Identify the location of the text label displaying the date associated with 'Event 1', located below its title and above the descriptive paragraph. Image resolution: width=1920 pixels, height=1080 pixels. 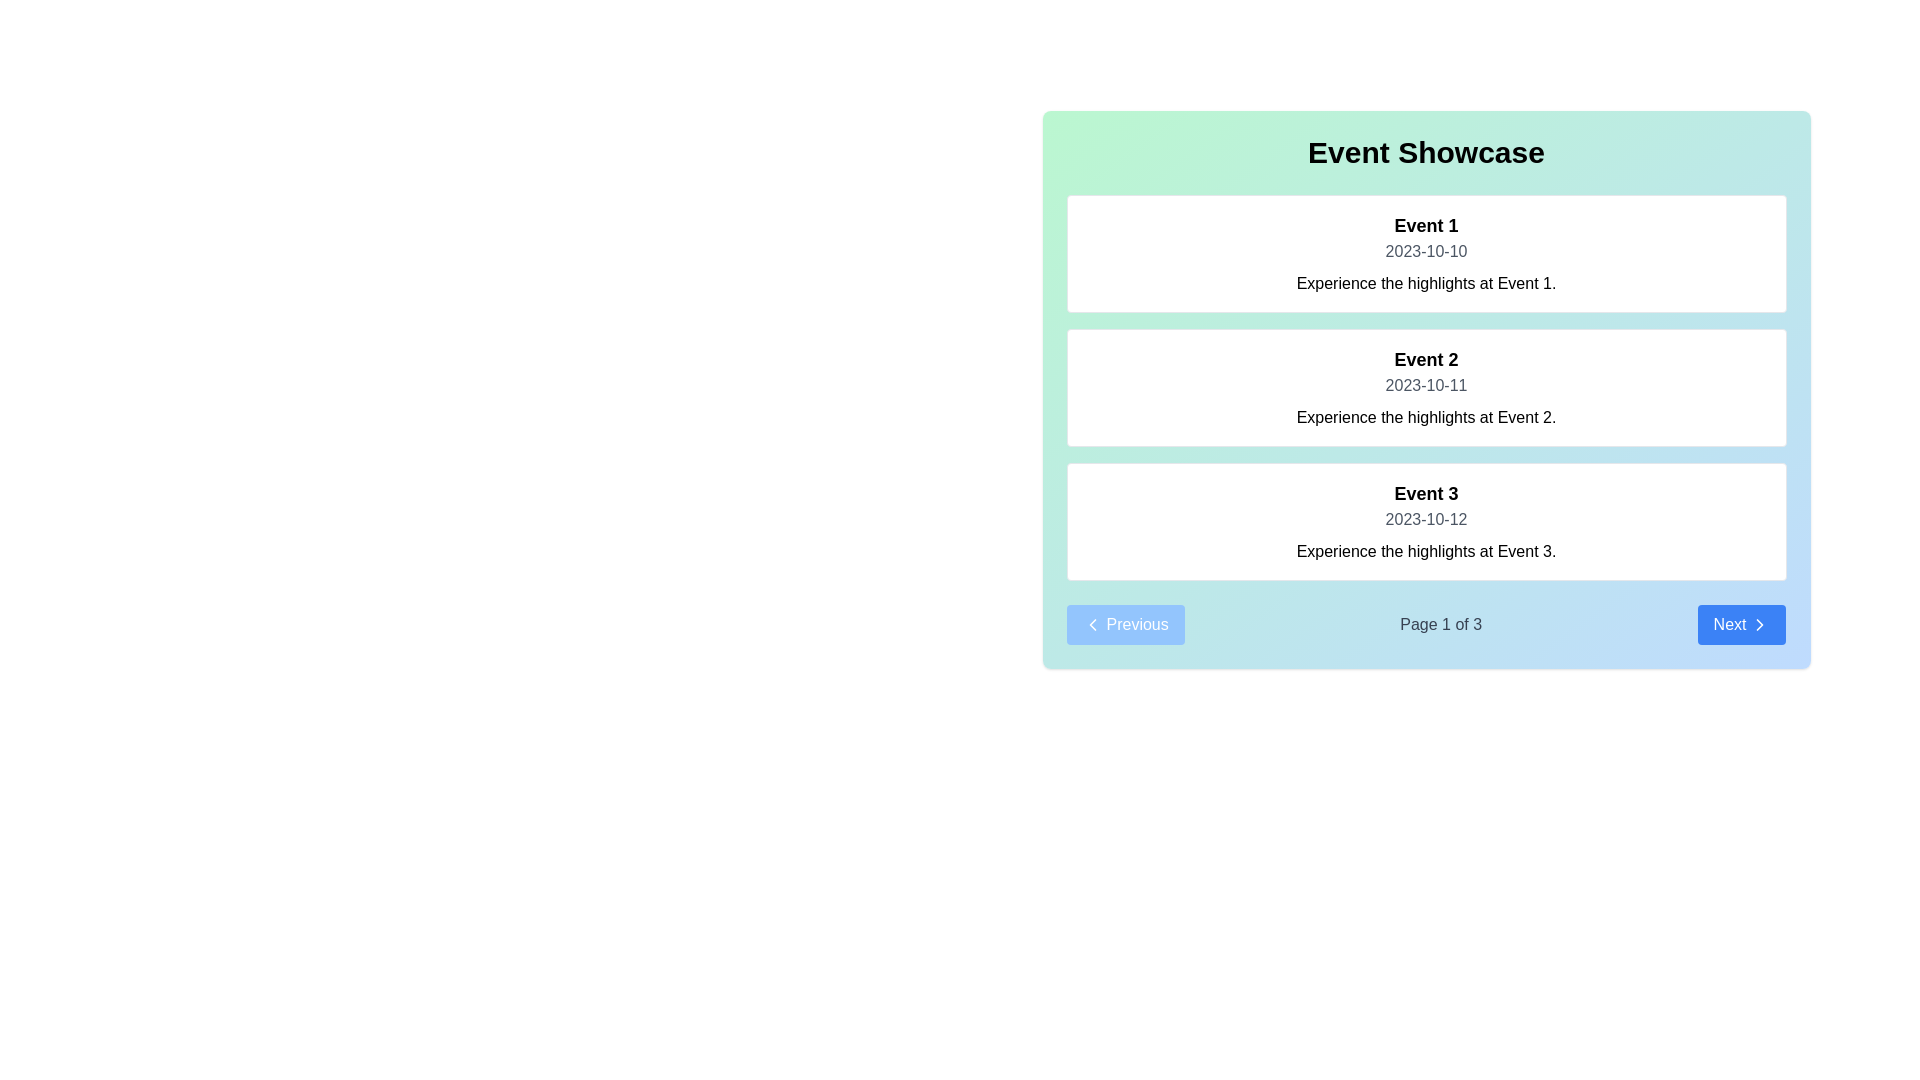
(1425, 250).